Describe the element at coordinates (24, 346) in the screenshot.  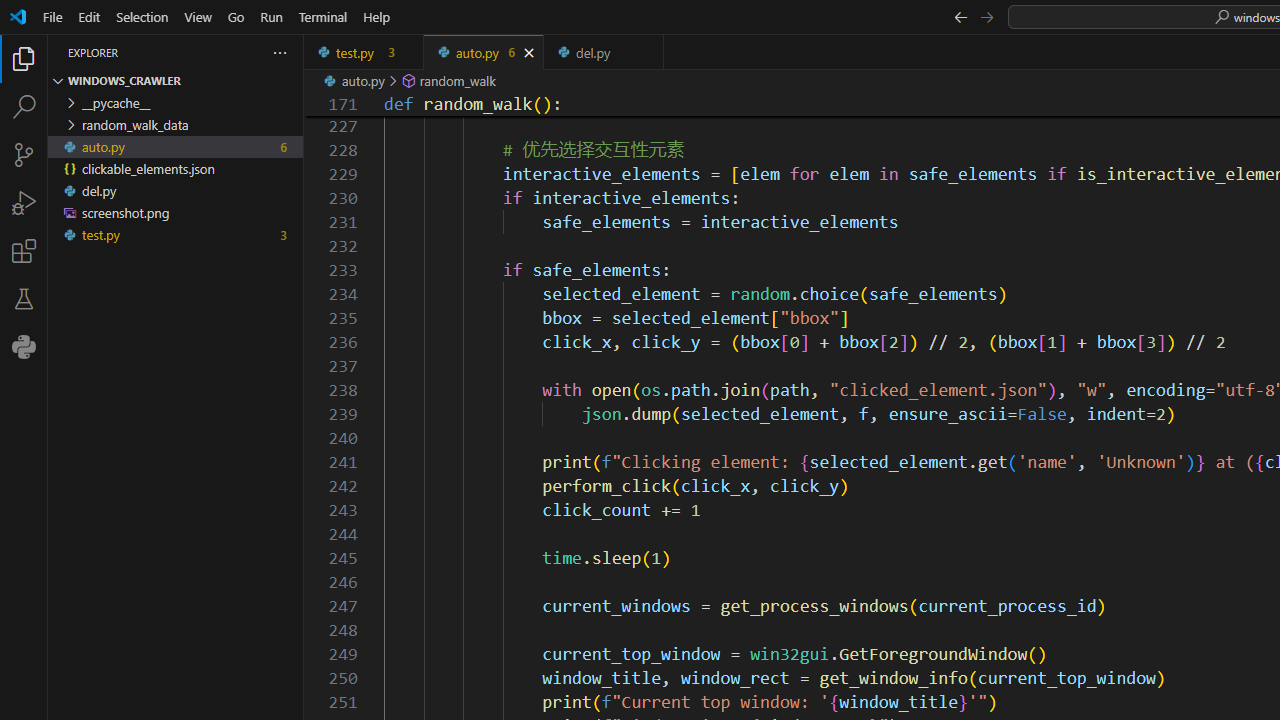
I see `'Python'` at that location.